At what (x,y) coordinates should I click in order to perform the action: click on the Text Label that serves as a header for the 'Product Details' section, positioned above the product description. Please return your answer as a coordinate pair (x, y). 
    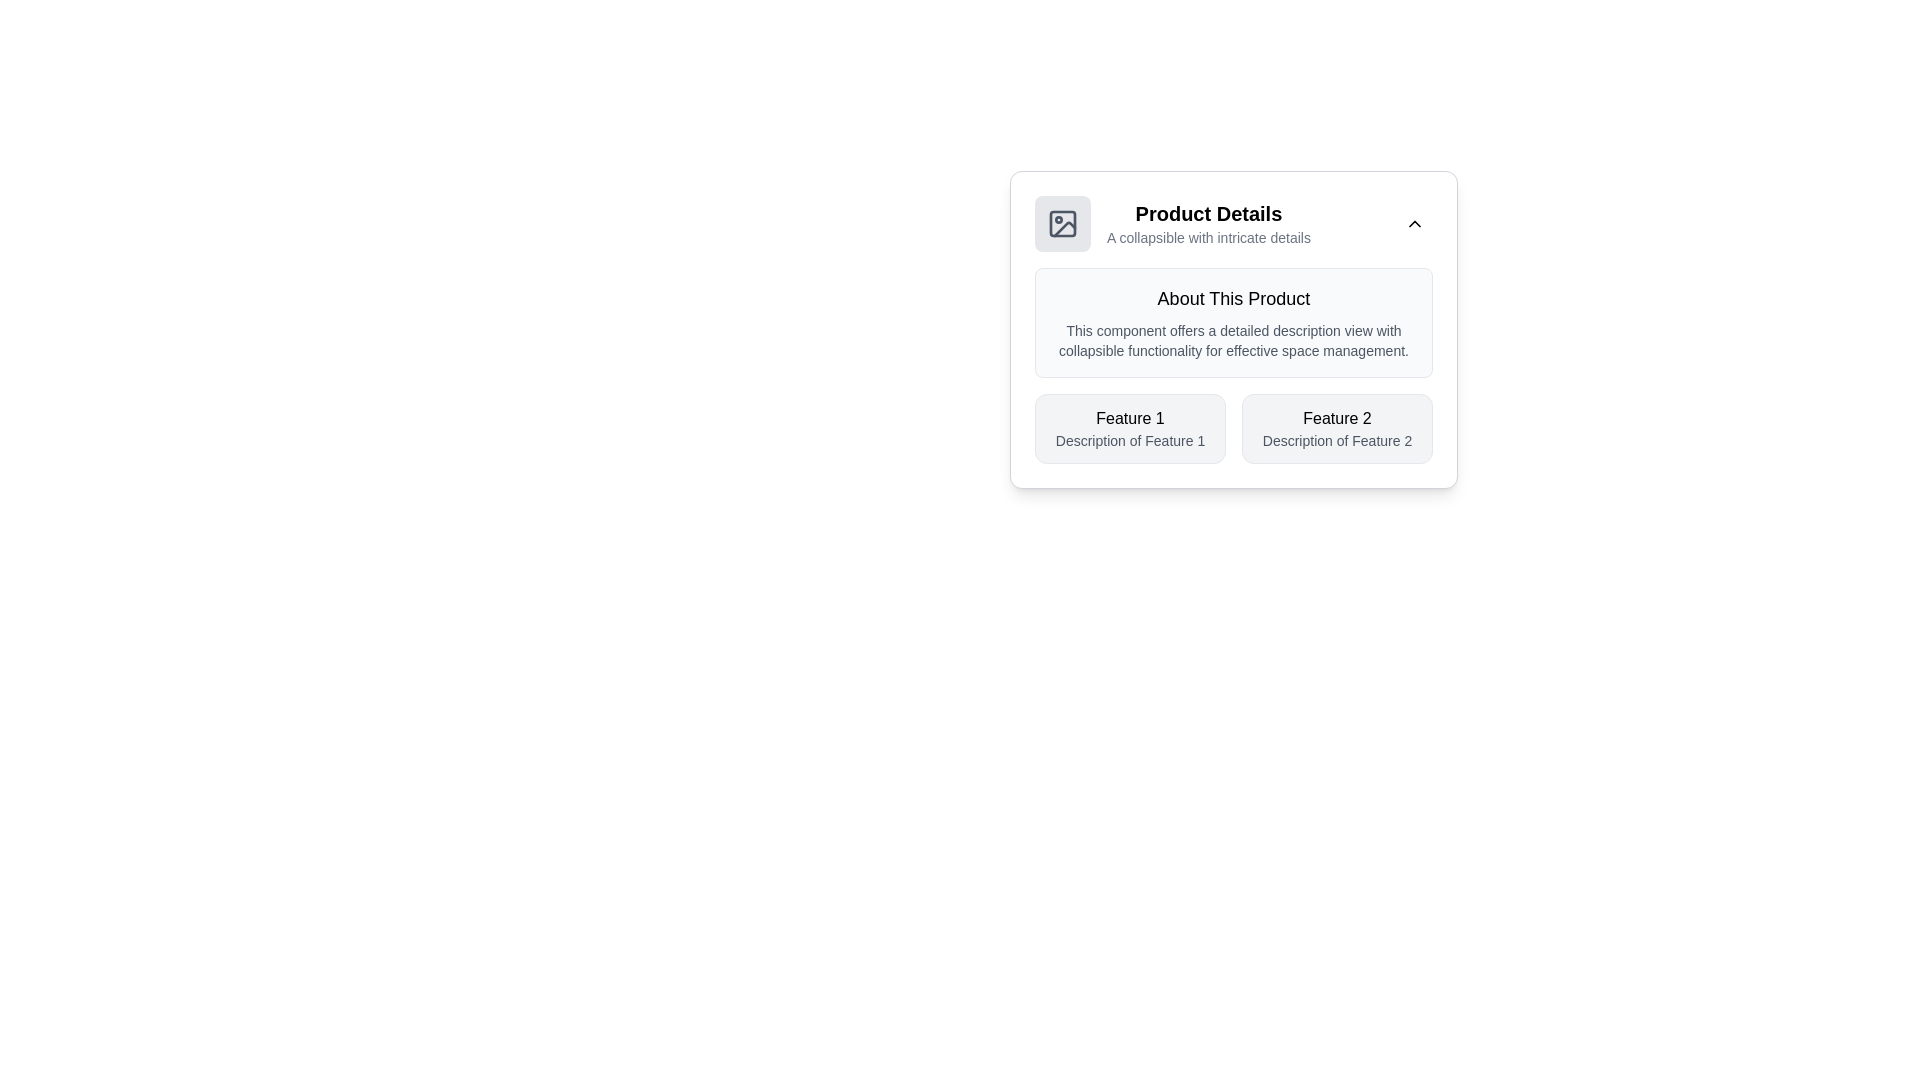
    Looking at the image, I should click on (1232, 299).